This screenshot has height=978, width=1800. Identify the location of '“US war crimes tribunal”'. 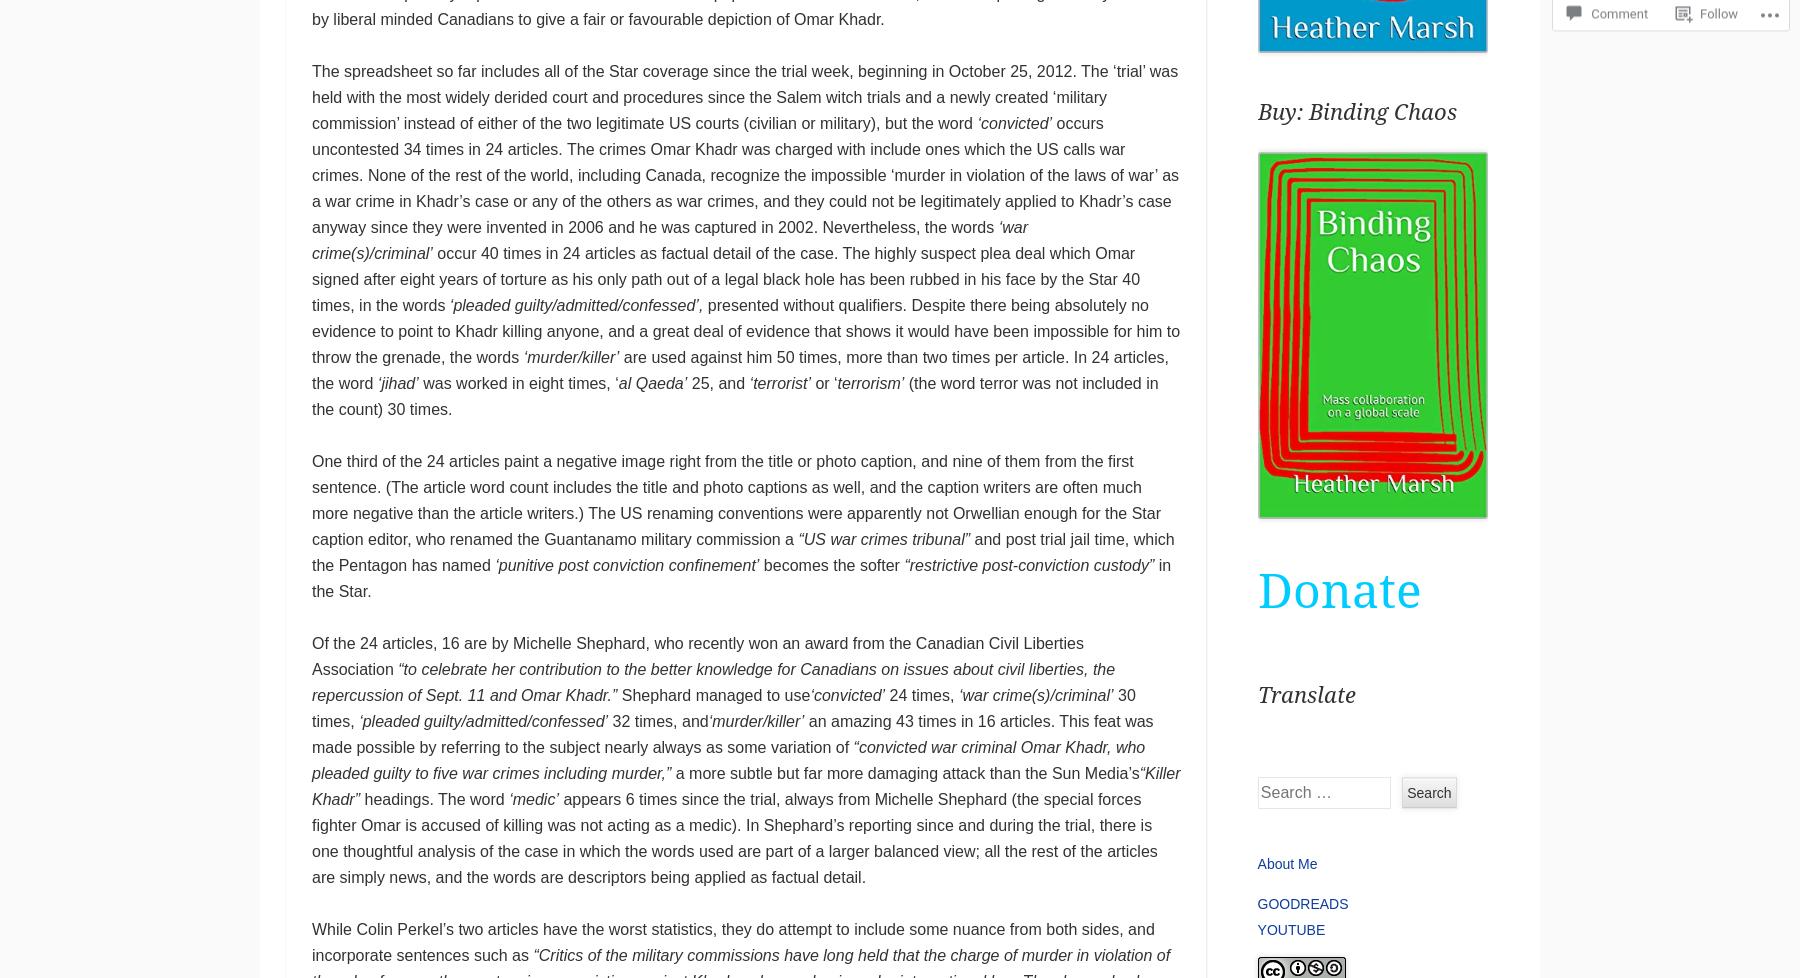
(883, 539).